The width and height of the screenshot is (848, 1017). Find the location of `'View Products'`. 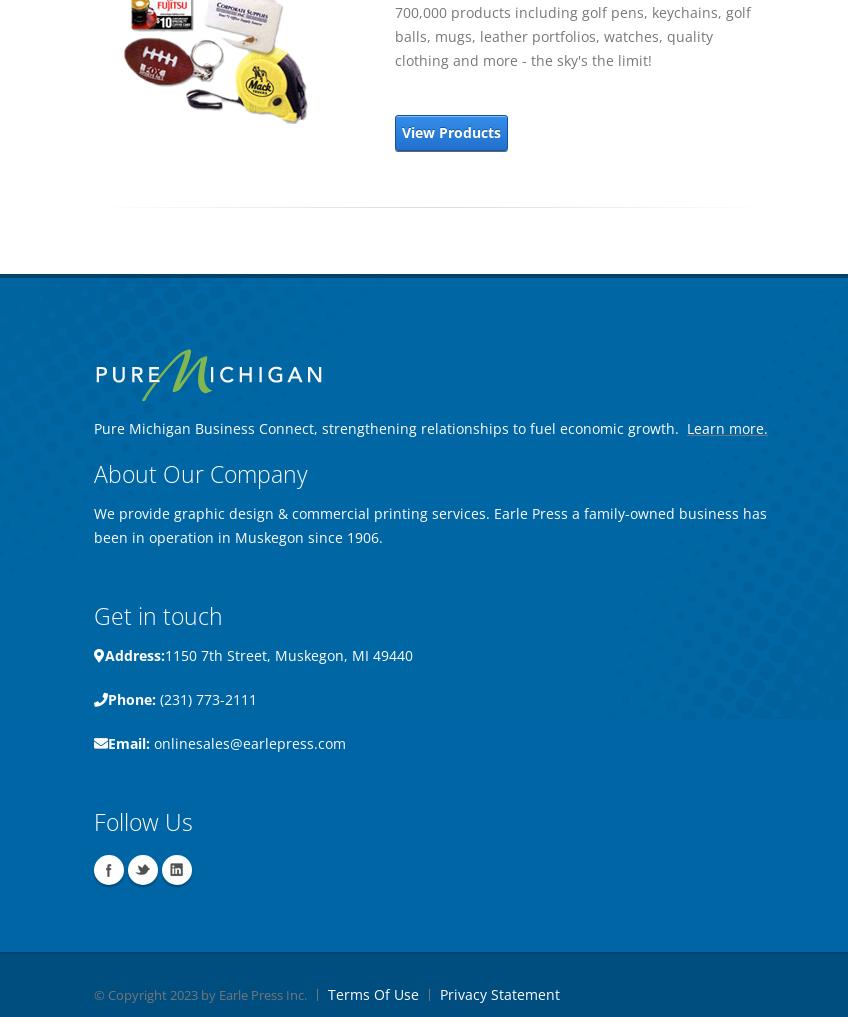

'View Products' is located at coordinates (450, 131).